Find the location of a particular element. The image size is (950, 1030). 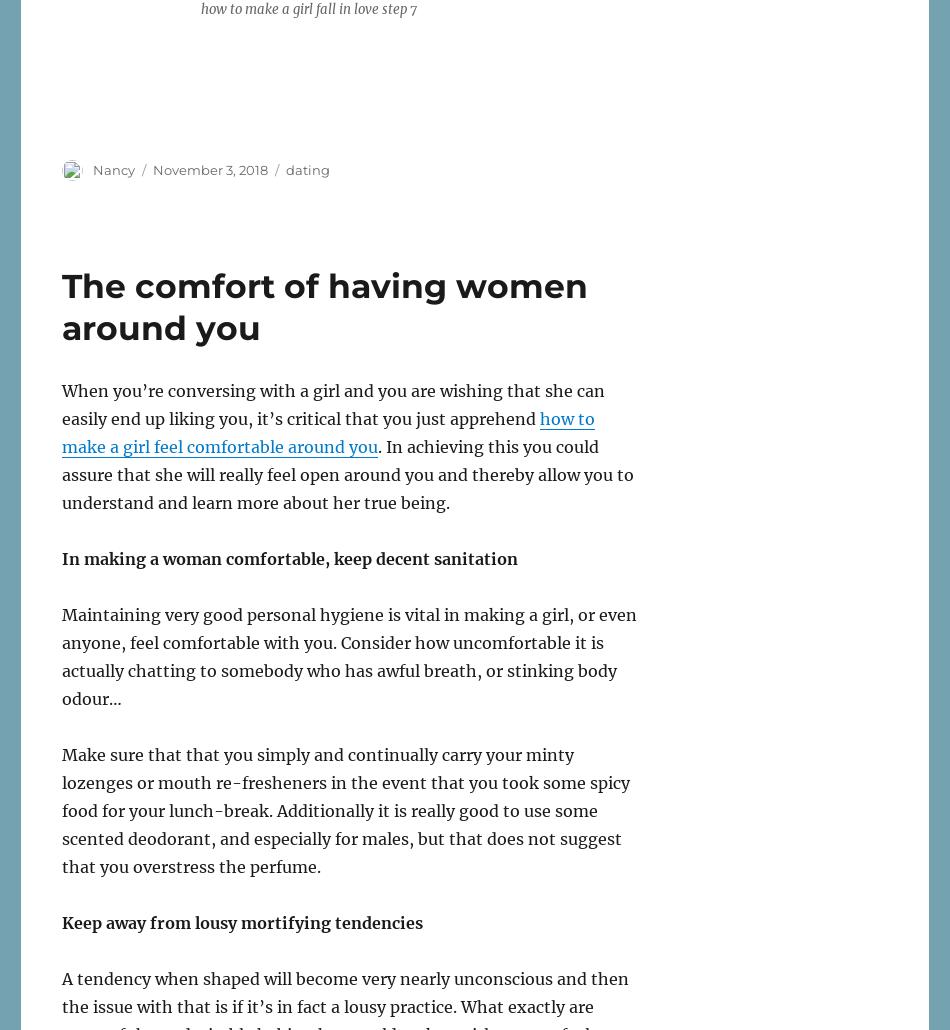

'November 3, 2018' is located at coordinates (210, 168).